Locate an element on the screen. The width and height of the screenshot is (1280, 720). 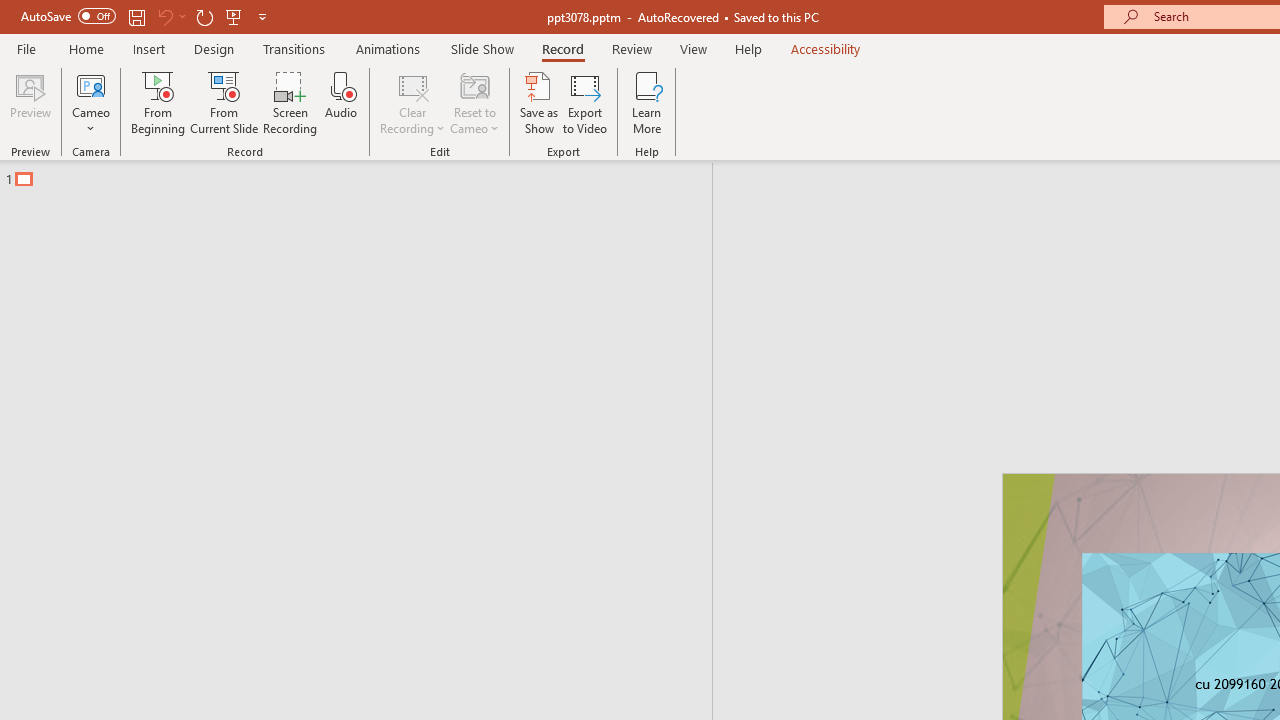
'Cameo' is located at coordinates (90, 103).